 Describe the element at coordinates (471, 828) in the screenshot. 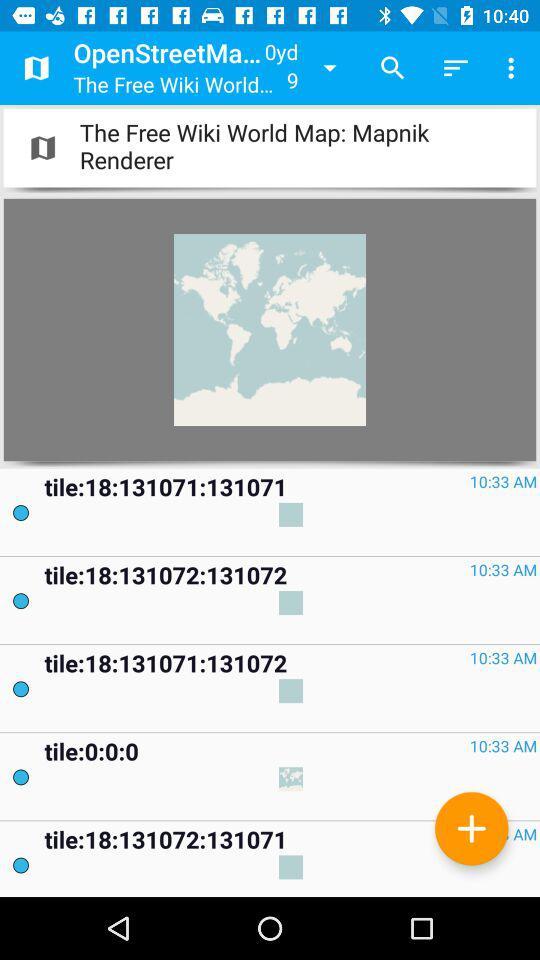

I see `the add icon` at that location.